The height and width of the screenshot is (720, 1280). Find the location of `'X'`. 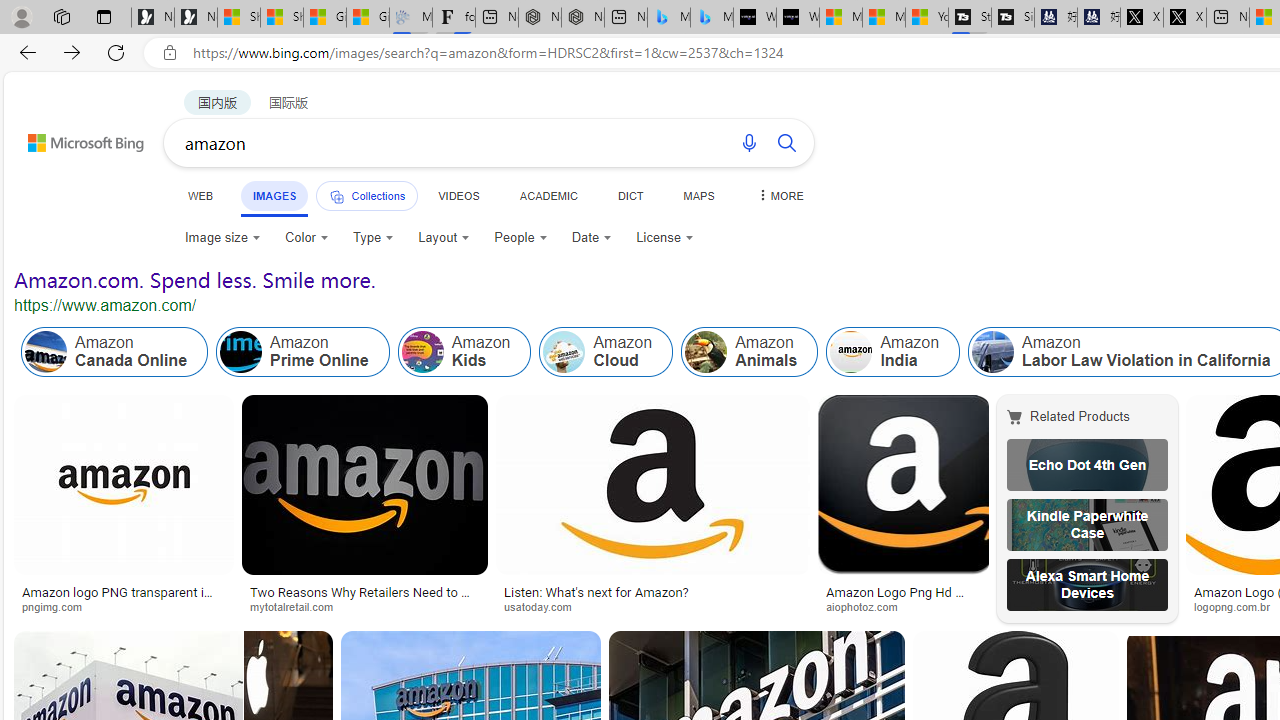

'X' is located at coordinates (1184, 17).